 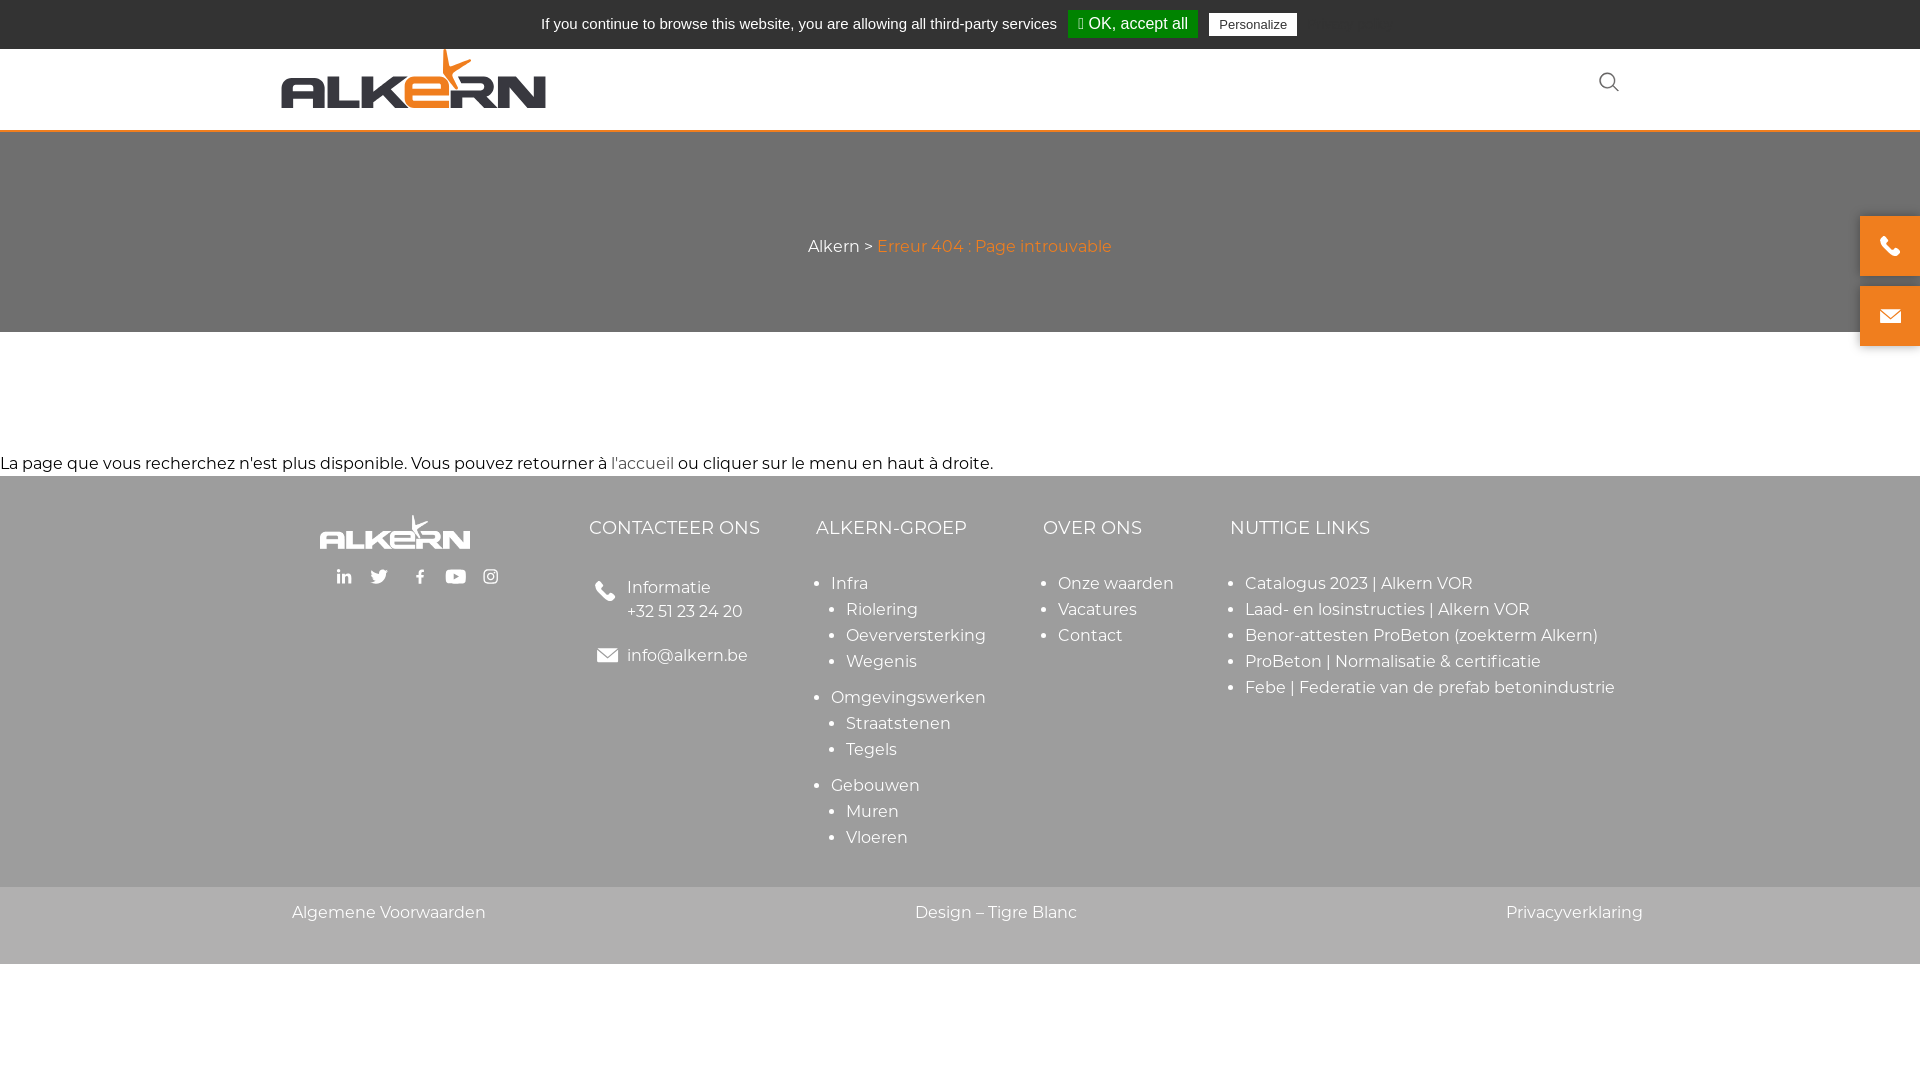 I want to click on 'Alkern', so click(x=834, y=245).